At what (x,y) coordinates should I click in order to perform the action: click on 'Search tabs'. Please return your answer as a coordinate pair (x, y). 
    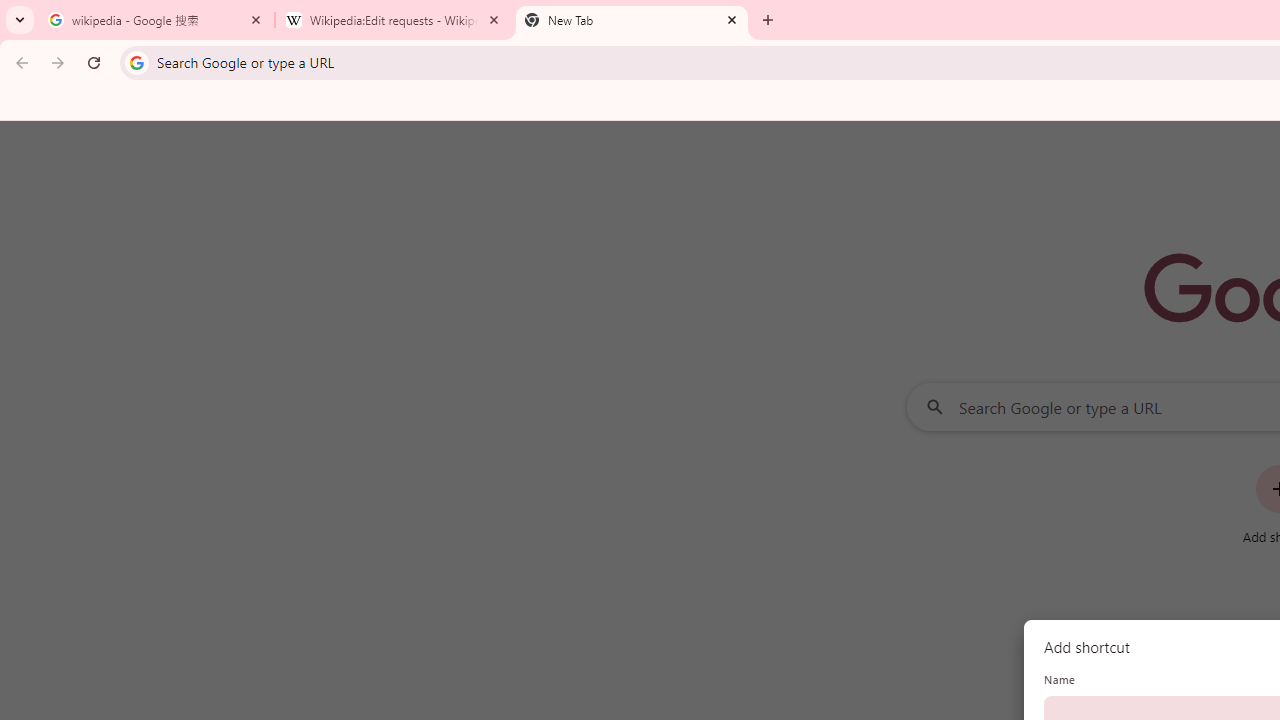
    Looking at the image, I should click on (20, 20).